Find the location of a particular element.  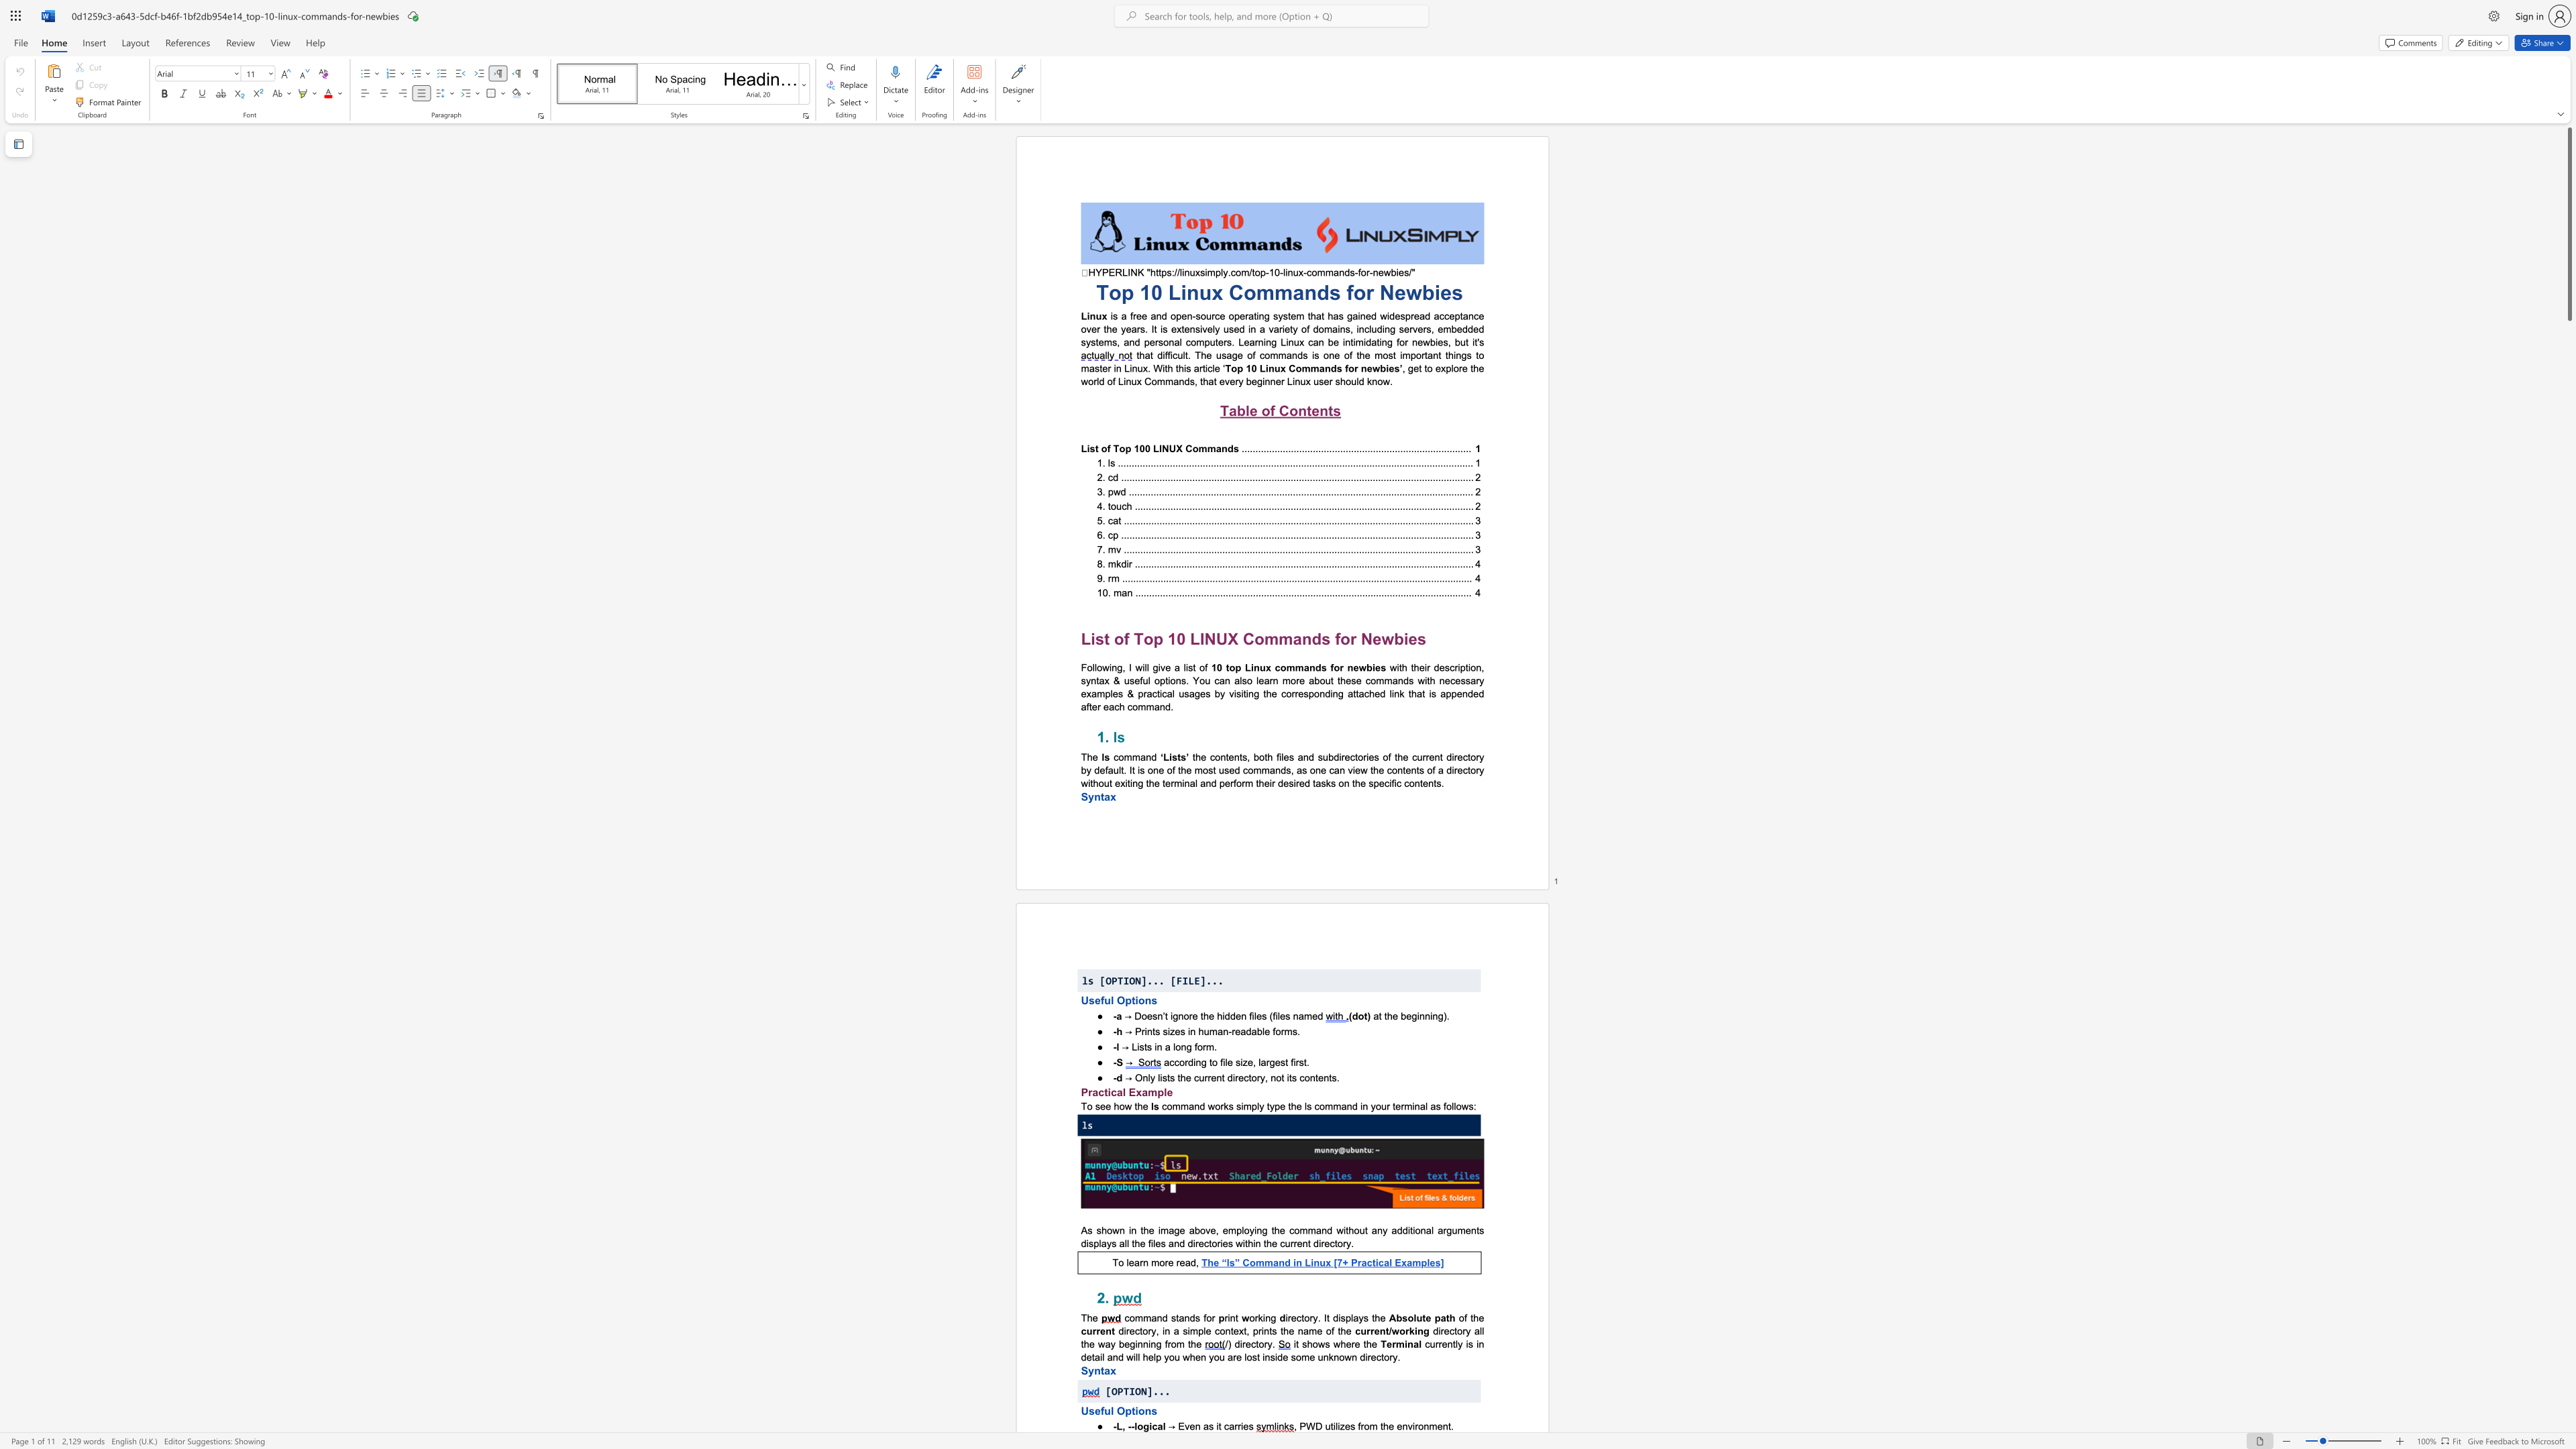

the 1th character "e" in the text is located at coordinates (1368, 368).